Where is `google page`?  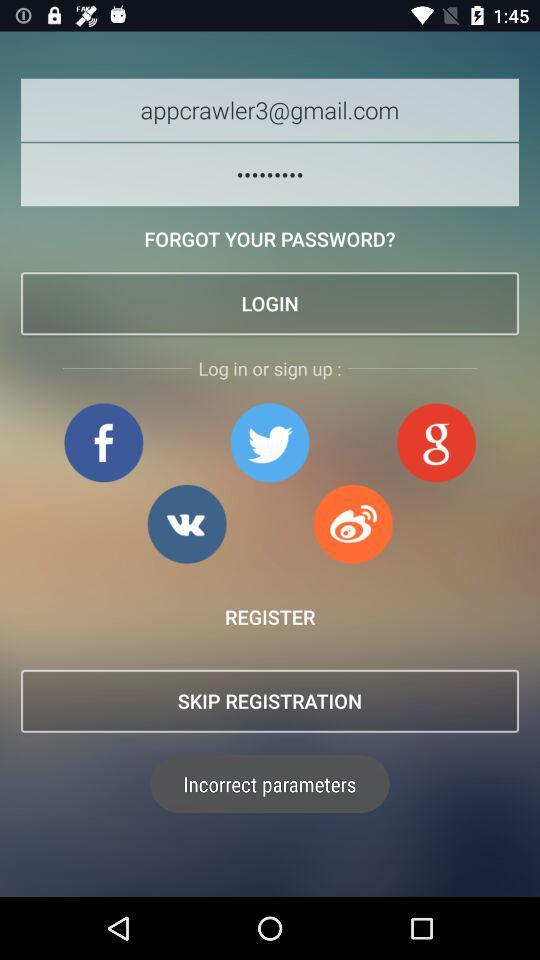 google page is located at coordinates (186, 523).